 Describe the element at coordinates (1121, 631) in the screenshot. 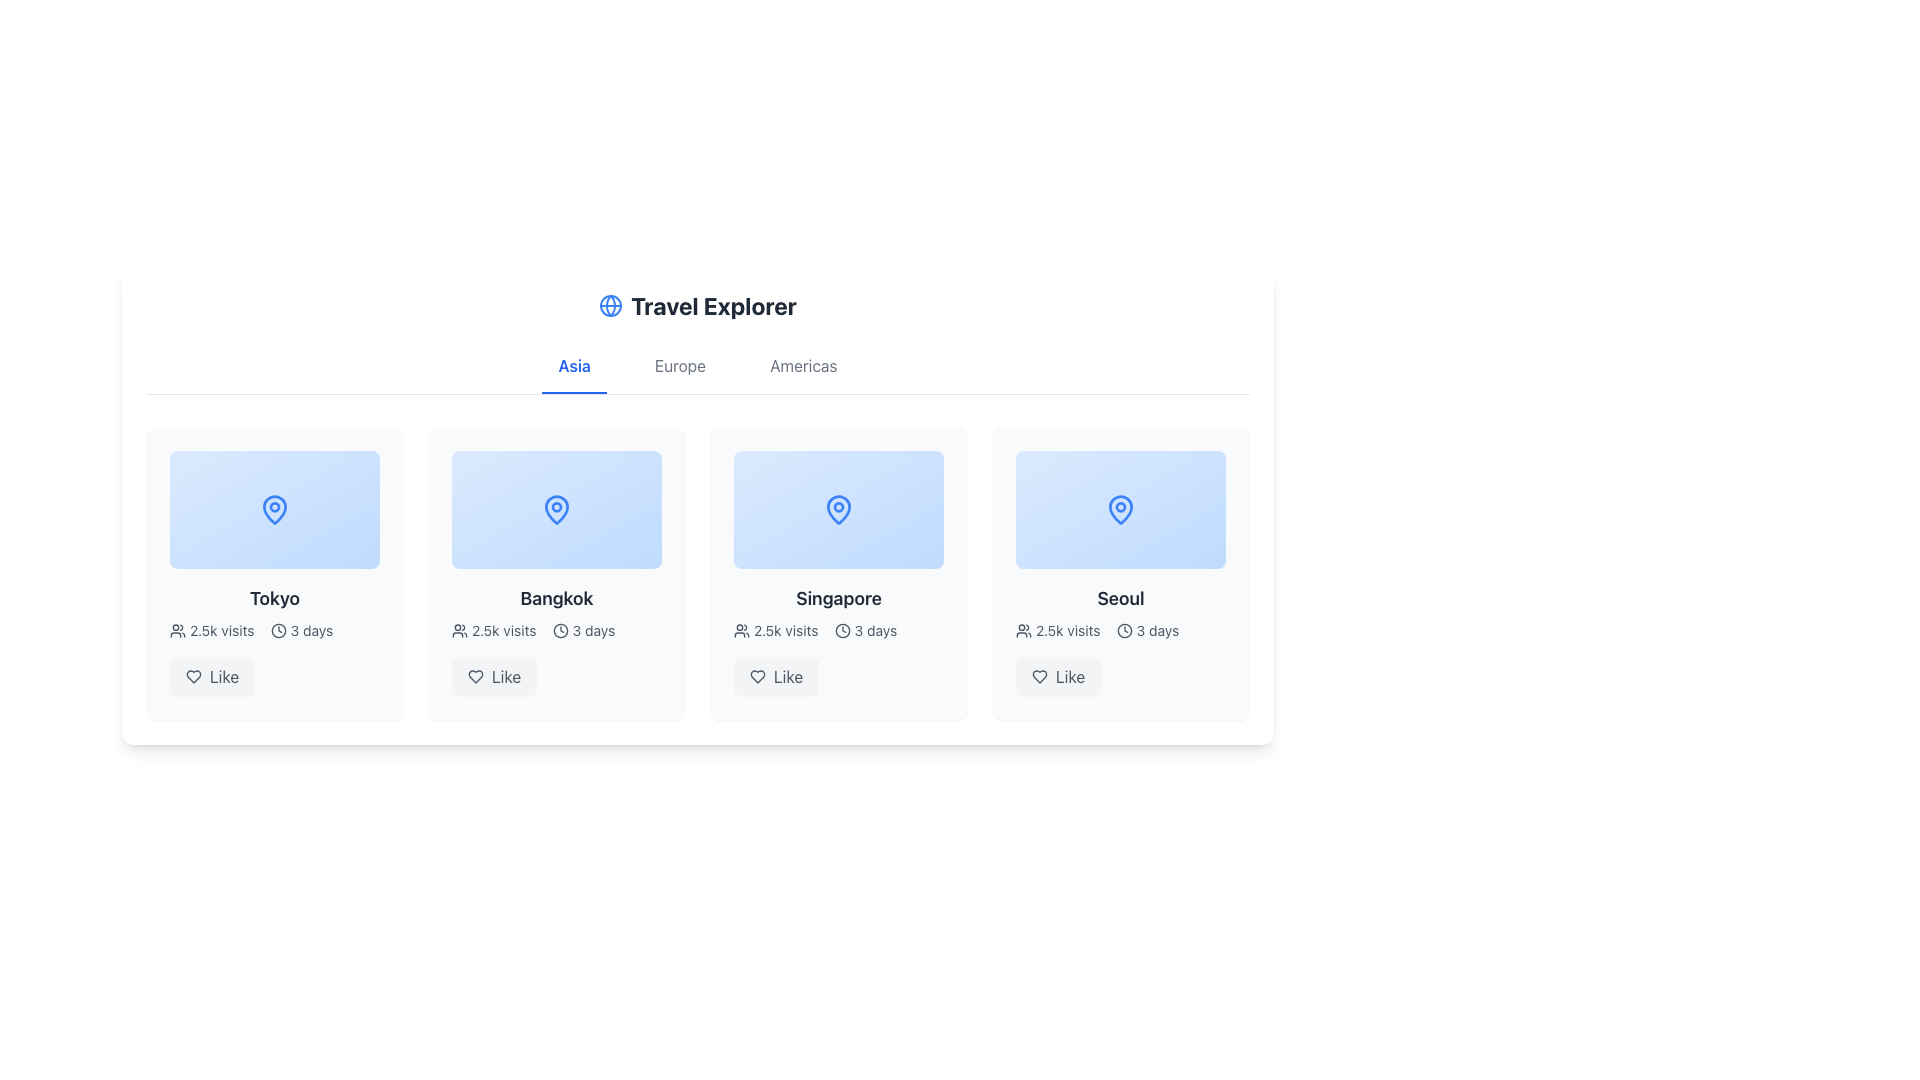

I see `displayed information from the Text and Icon Group located in the card titled 'Seoul', which shows '2.5k visits' and '3 days'` at that location.